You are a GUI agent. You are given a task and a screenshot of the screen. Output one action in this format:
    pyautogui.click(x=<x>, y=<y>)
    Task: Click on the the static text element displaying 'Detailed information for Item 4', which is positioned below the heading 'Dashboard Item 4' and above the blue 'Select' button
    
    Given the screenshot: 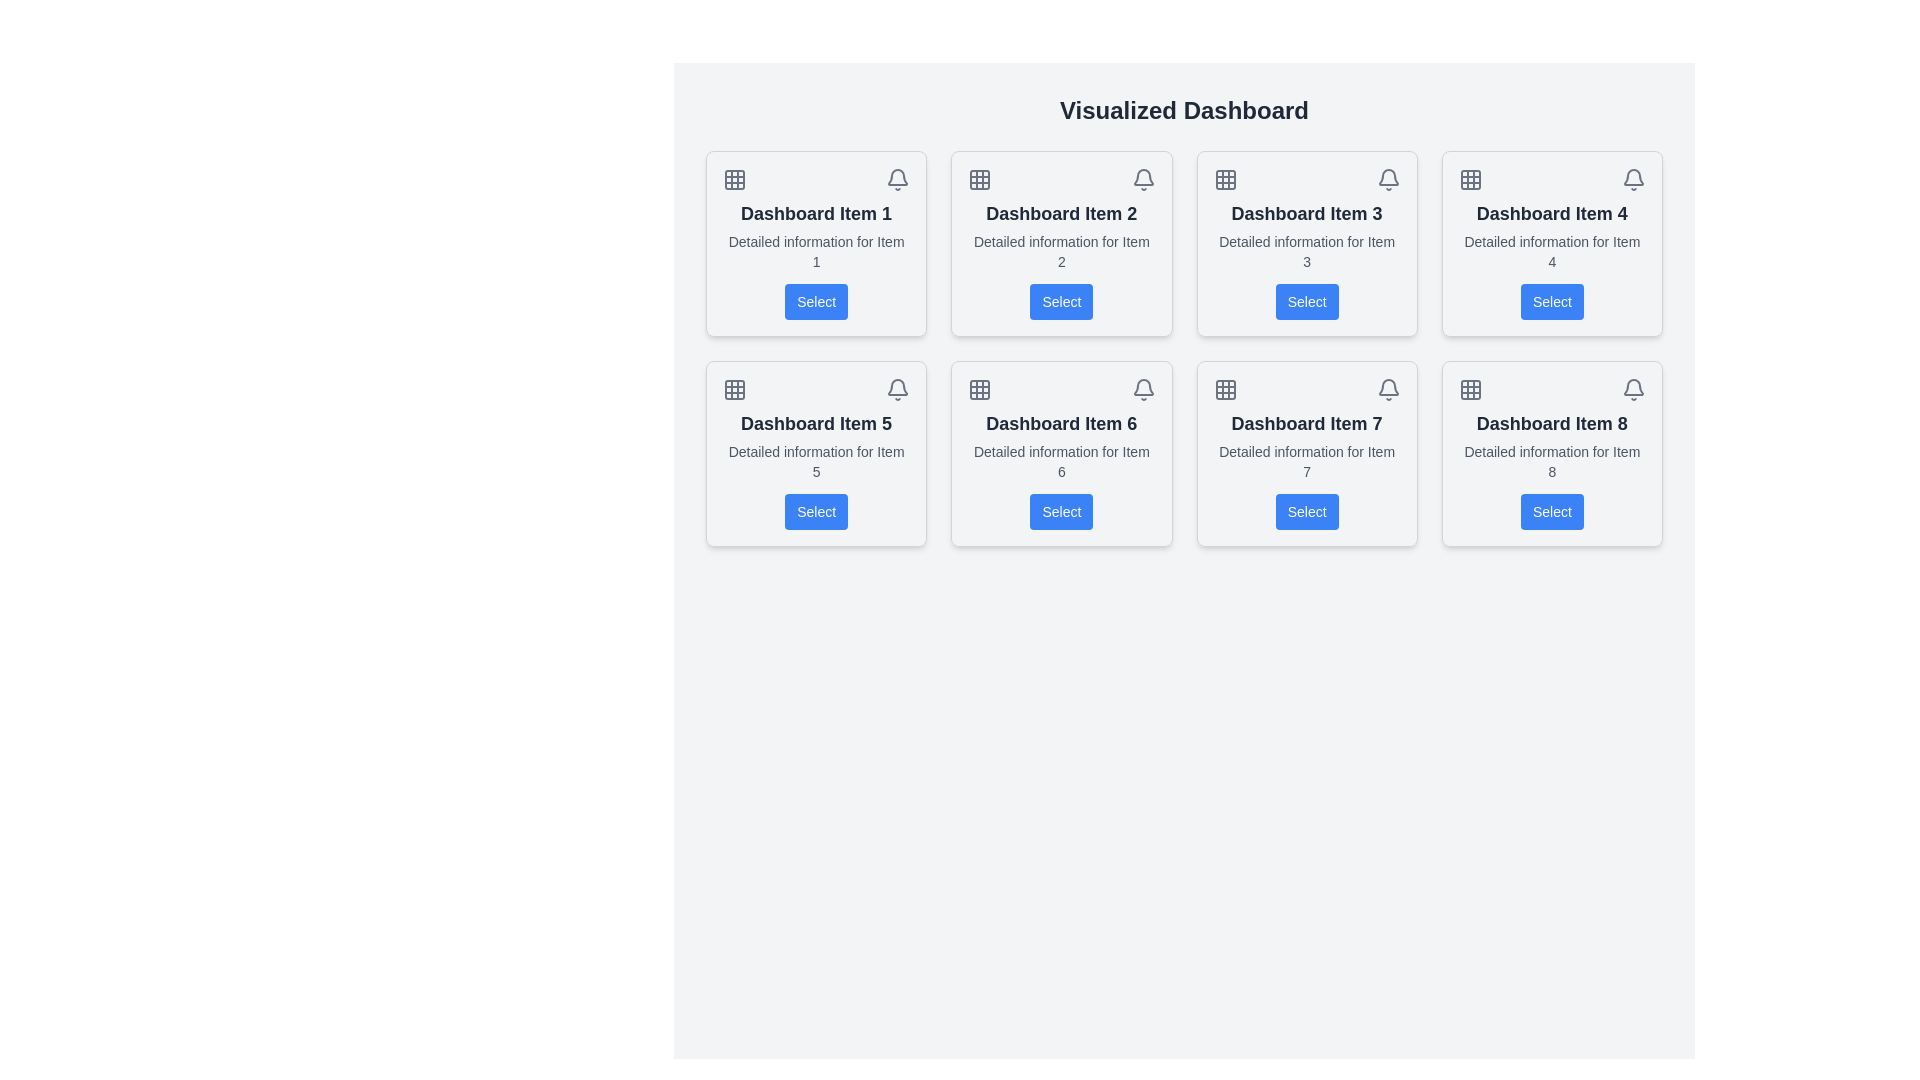 What is the action you would take?
    pyautogui.click(x=1551, y=250)
    